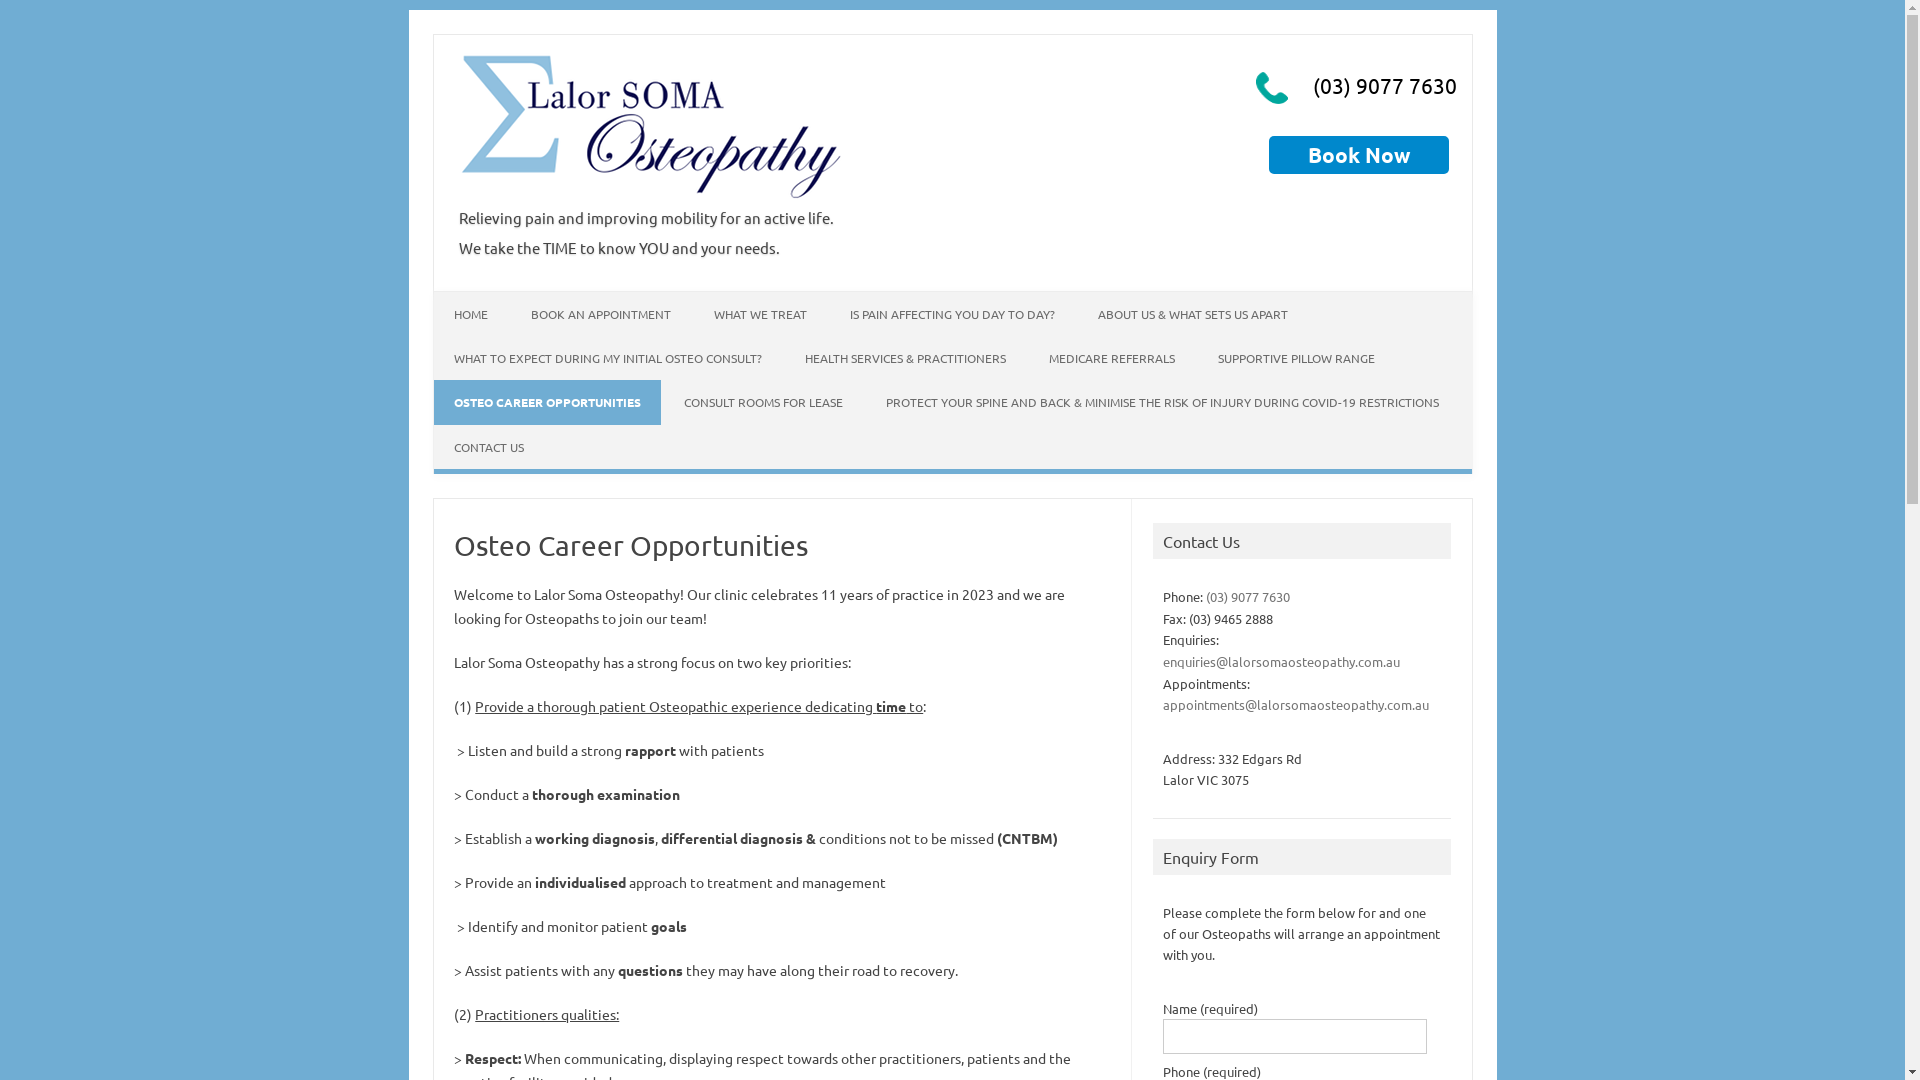 The width and height of the screenshot is (1920, 1080). Describe the element at coordinates (547, 401) in the screenshot. I see `'OSTEO CAREER OPPORTUNITIES'` at that location.